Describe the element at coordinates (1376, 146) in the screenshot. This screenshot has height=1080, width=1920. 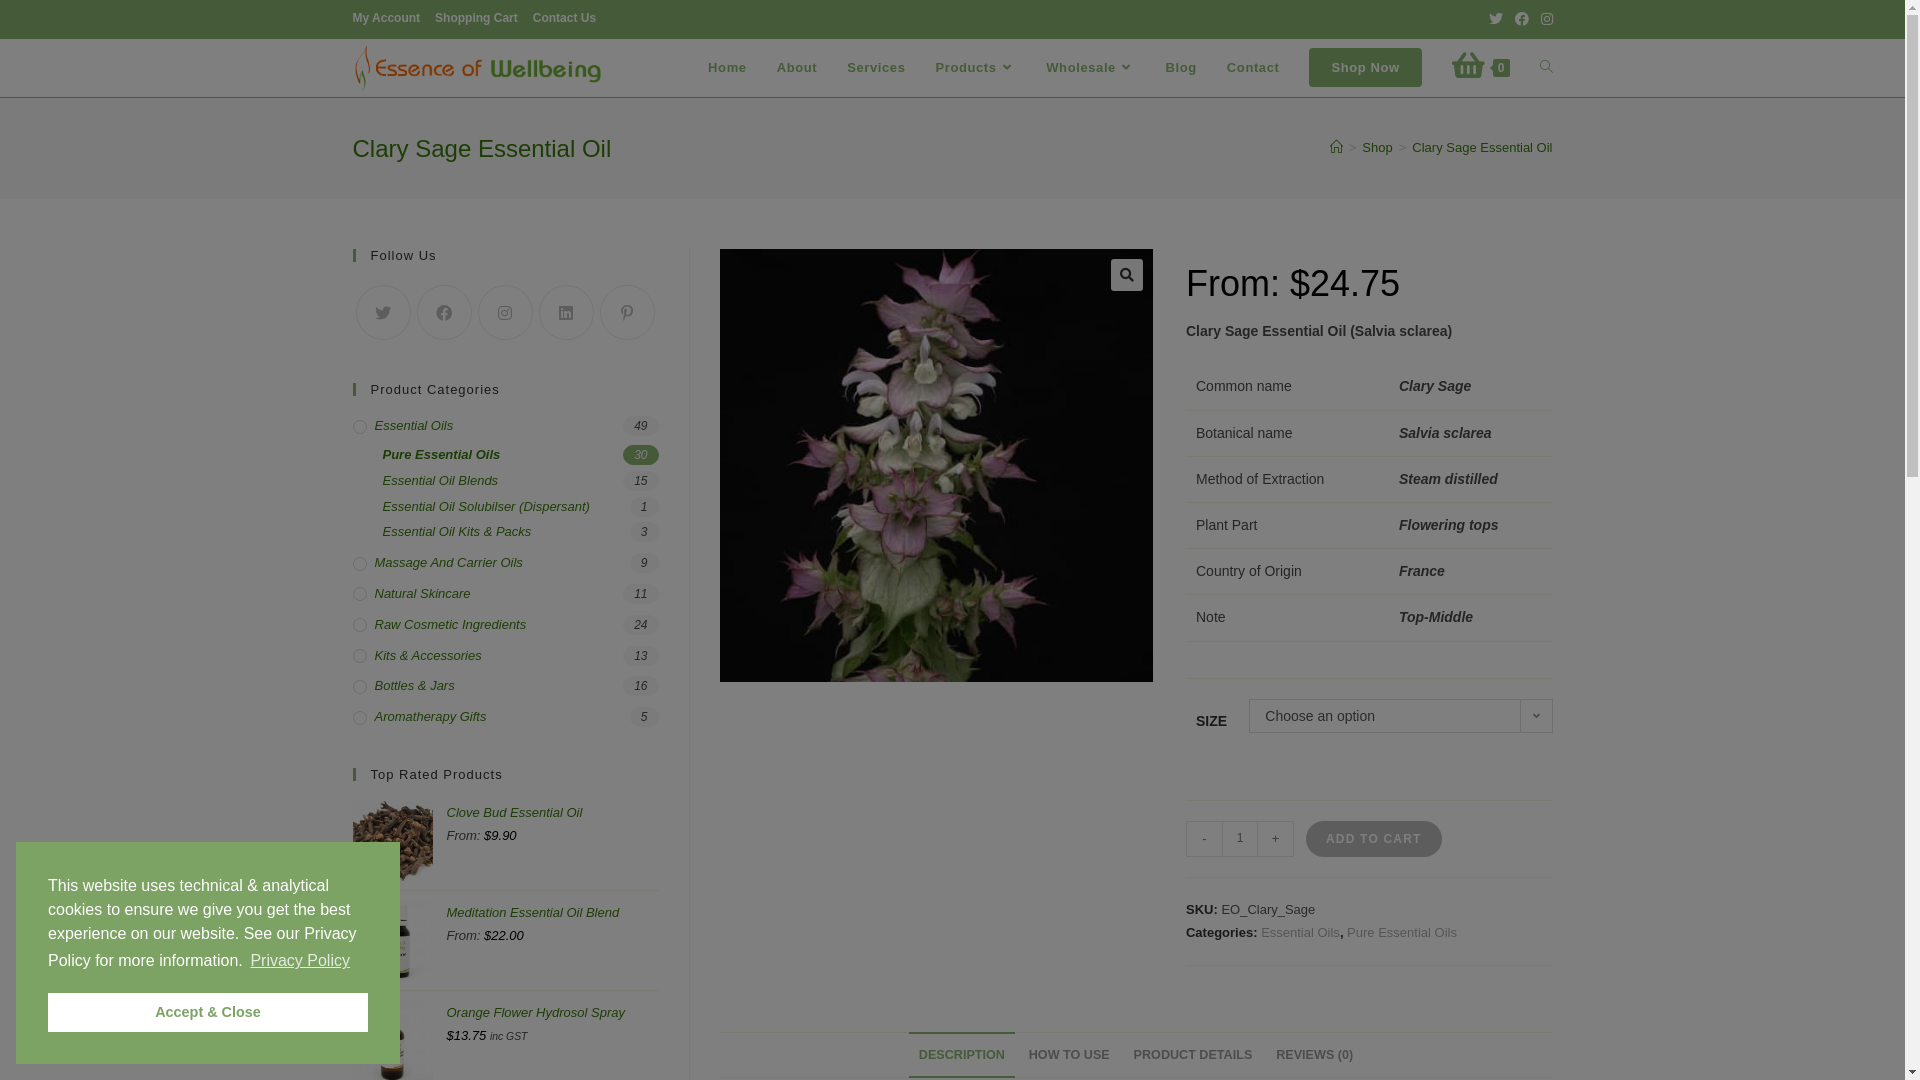
I see `'Shop'` at that location.